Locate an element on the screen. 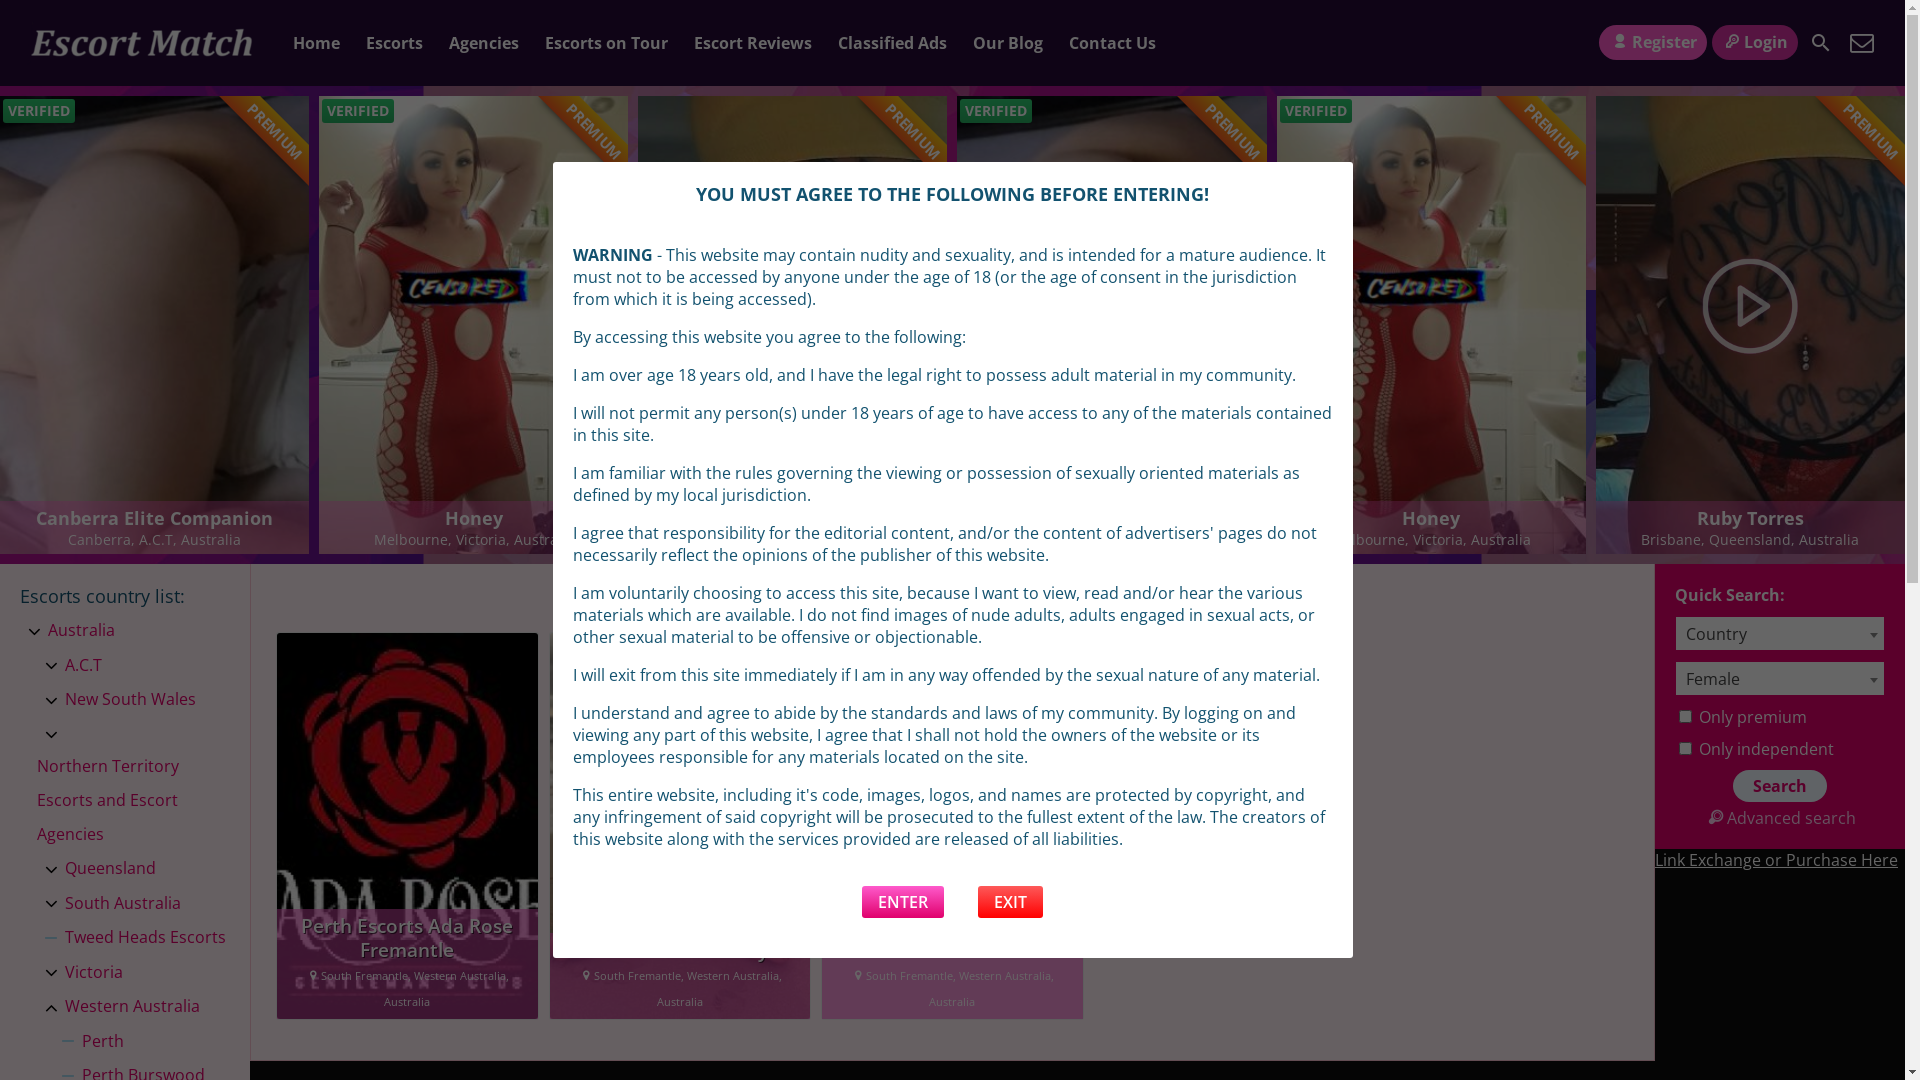 The height and width of the screenshot is (1080, 1920). 'Advanced search' is located at coordinates (1779, 817).